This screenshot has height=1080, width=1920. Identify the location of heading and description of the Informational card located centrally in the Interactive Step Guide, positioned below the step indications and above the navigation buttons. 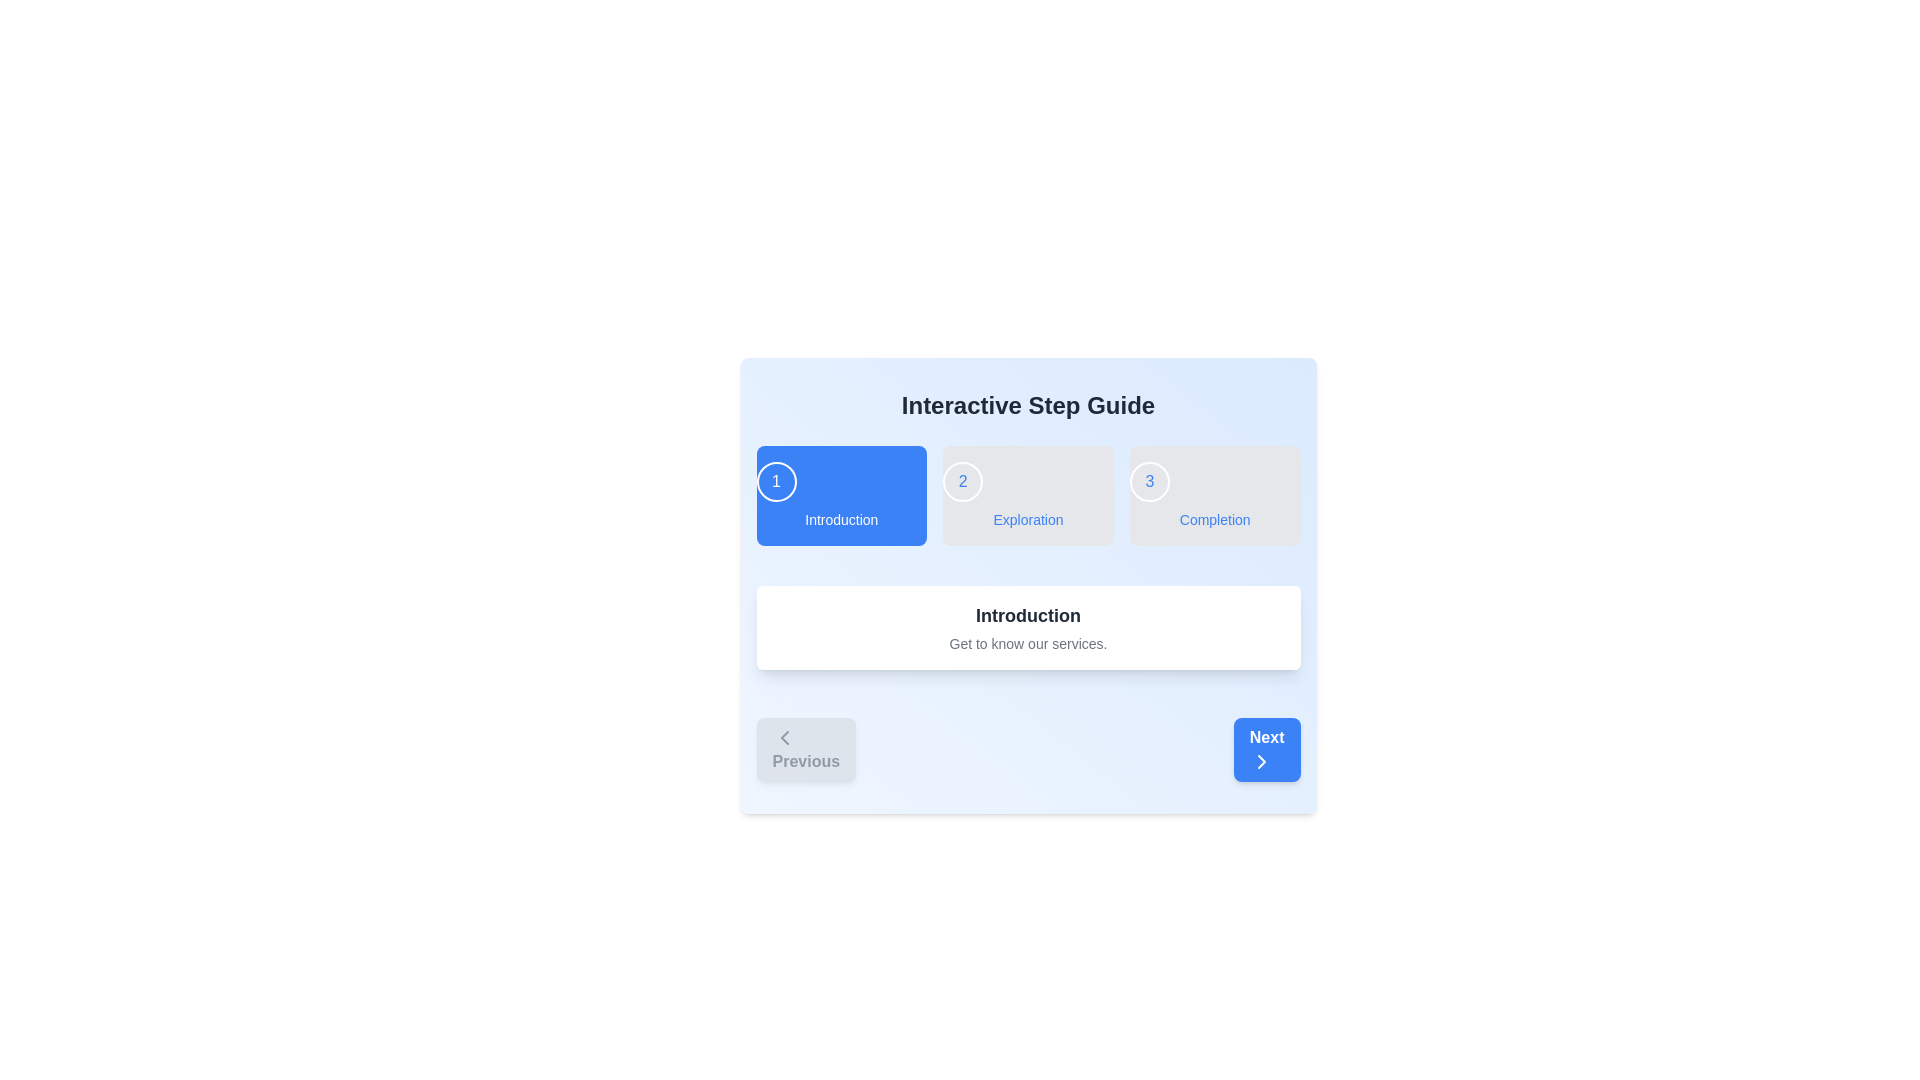
(1028, 627).